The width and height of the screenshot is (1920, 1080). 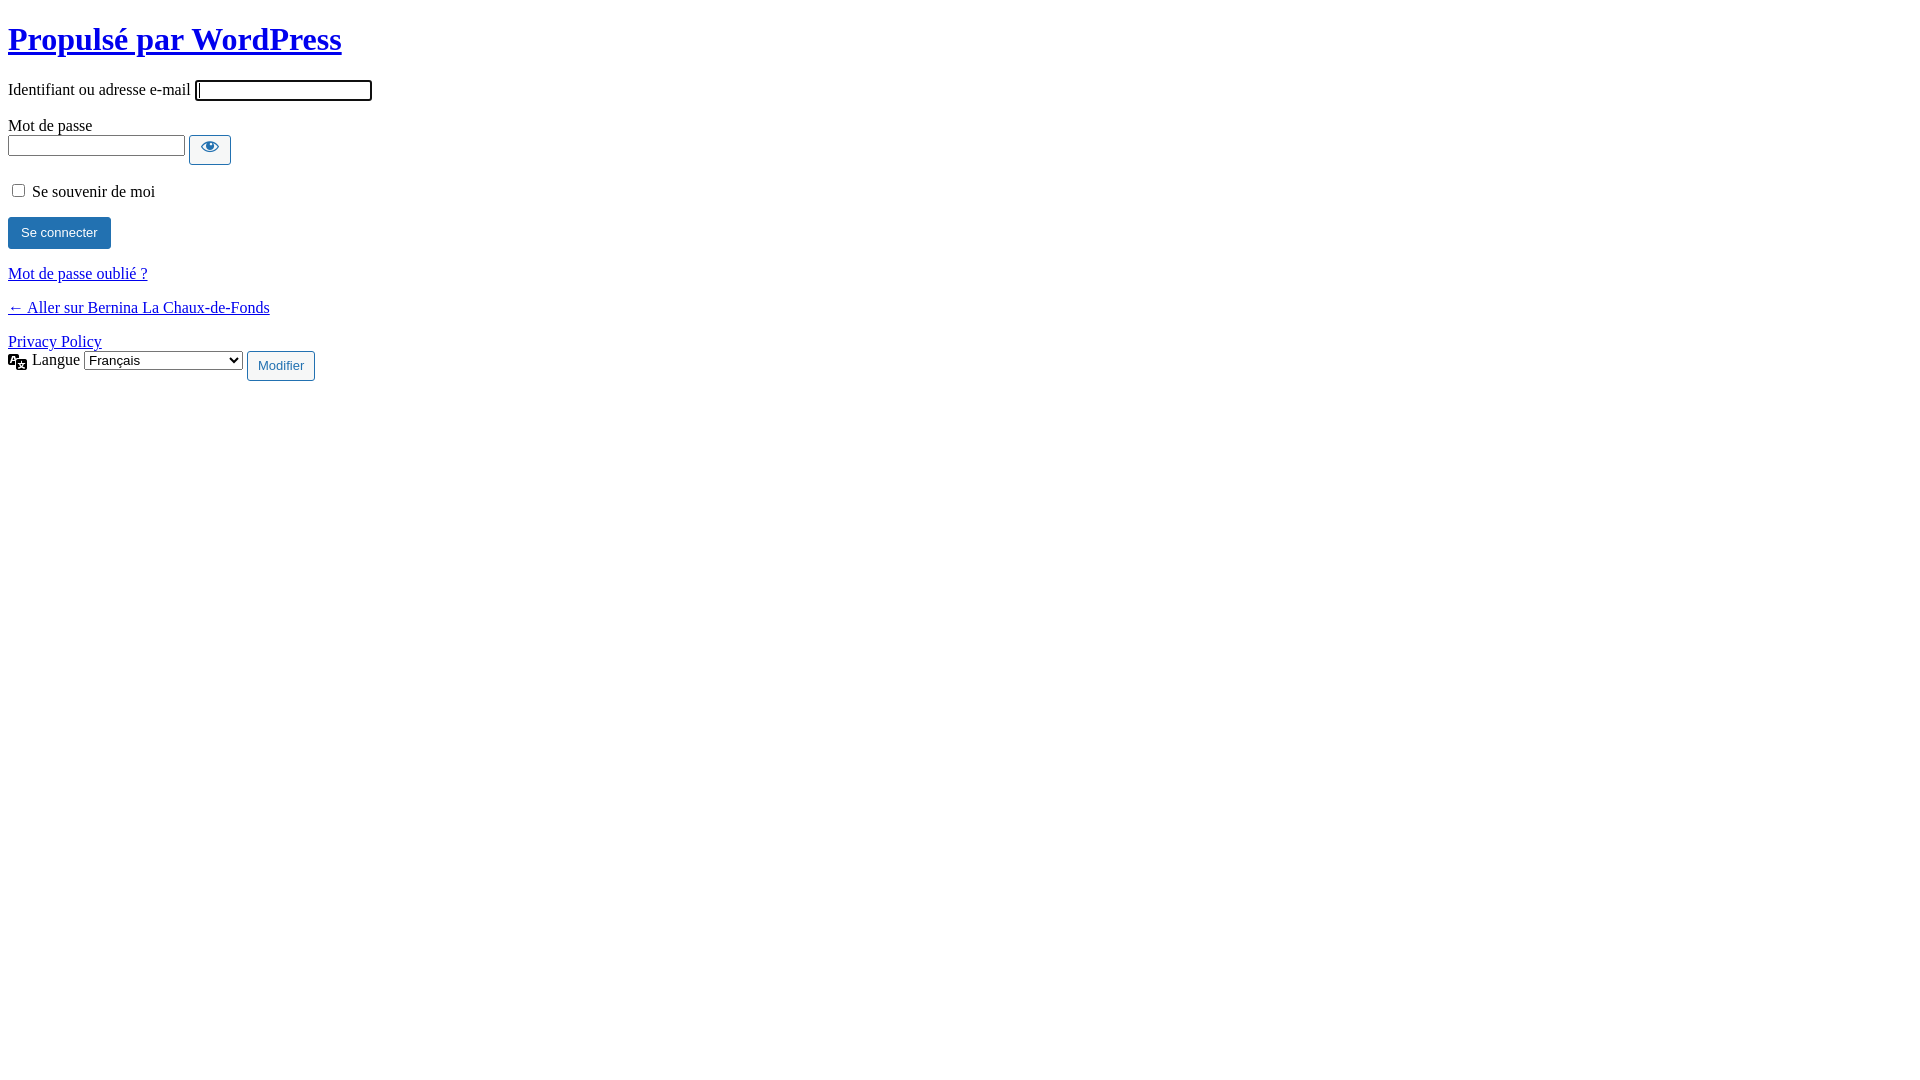 I want to click on 'Se connecter', so click(x=8, y=231).